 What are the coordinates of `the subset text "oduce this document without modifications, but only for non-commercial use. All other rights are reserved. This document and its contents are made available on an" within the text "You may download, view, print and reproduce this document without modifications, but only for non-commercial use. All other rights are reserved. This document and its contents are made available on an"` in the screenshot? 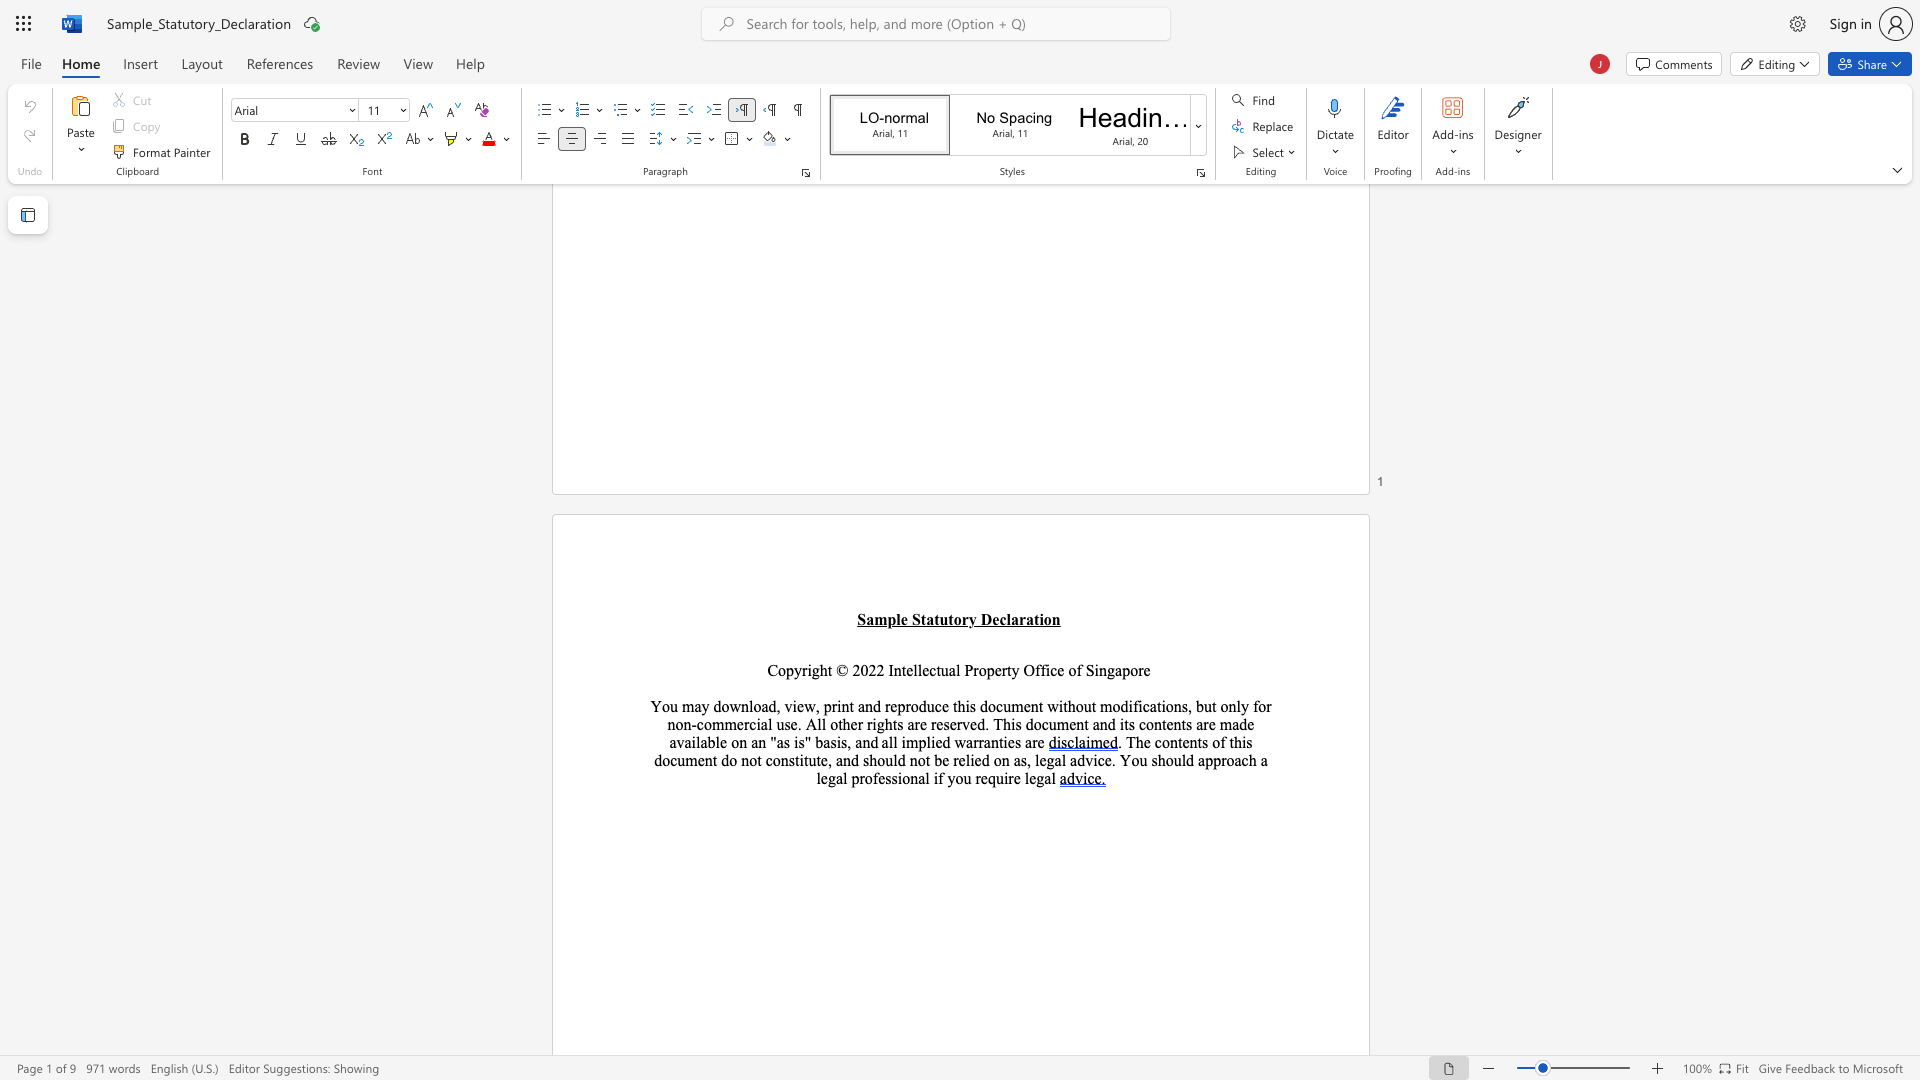 It's located at (909, 705).